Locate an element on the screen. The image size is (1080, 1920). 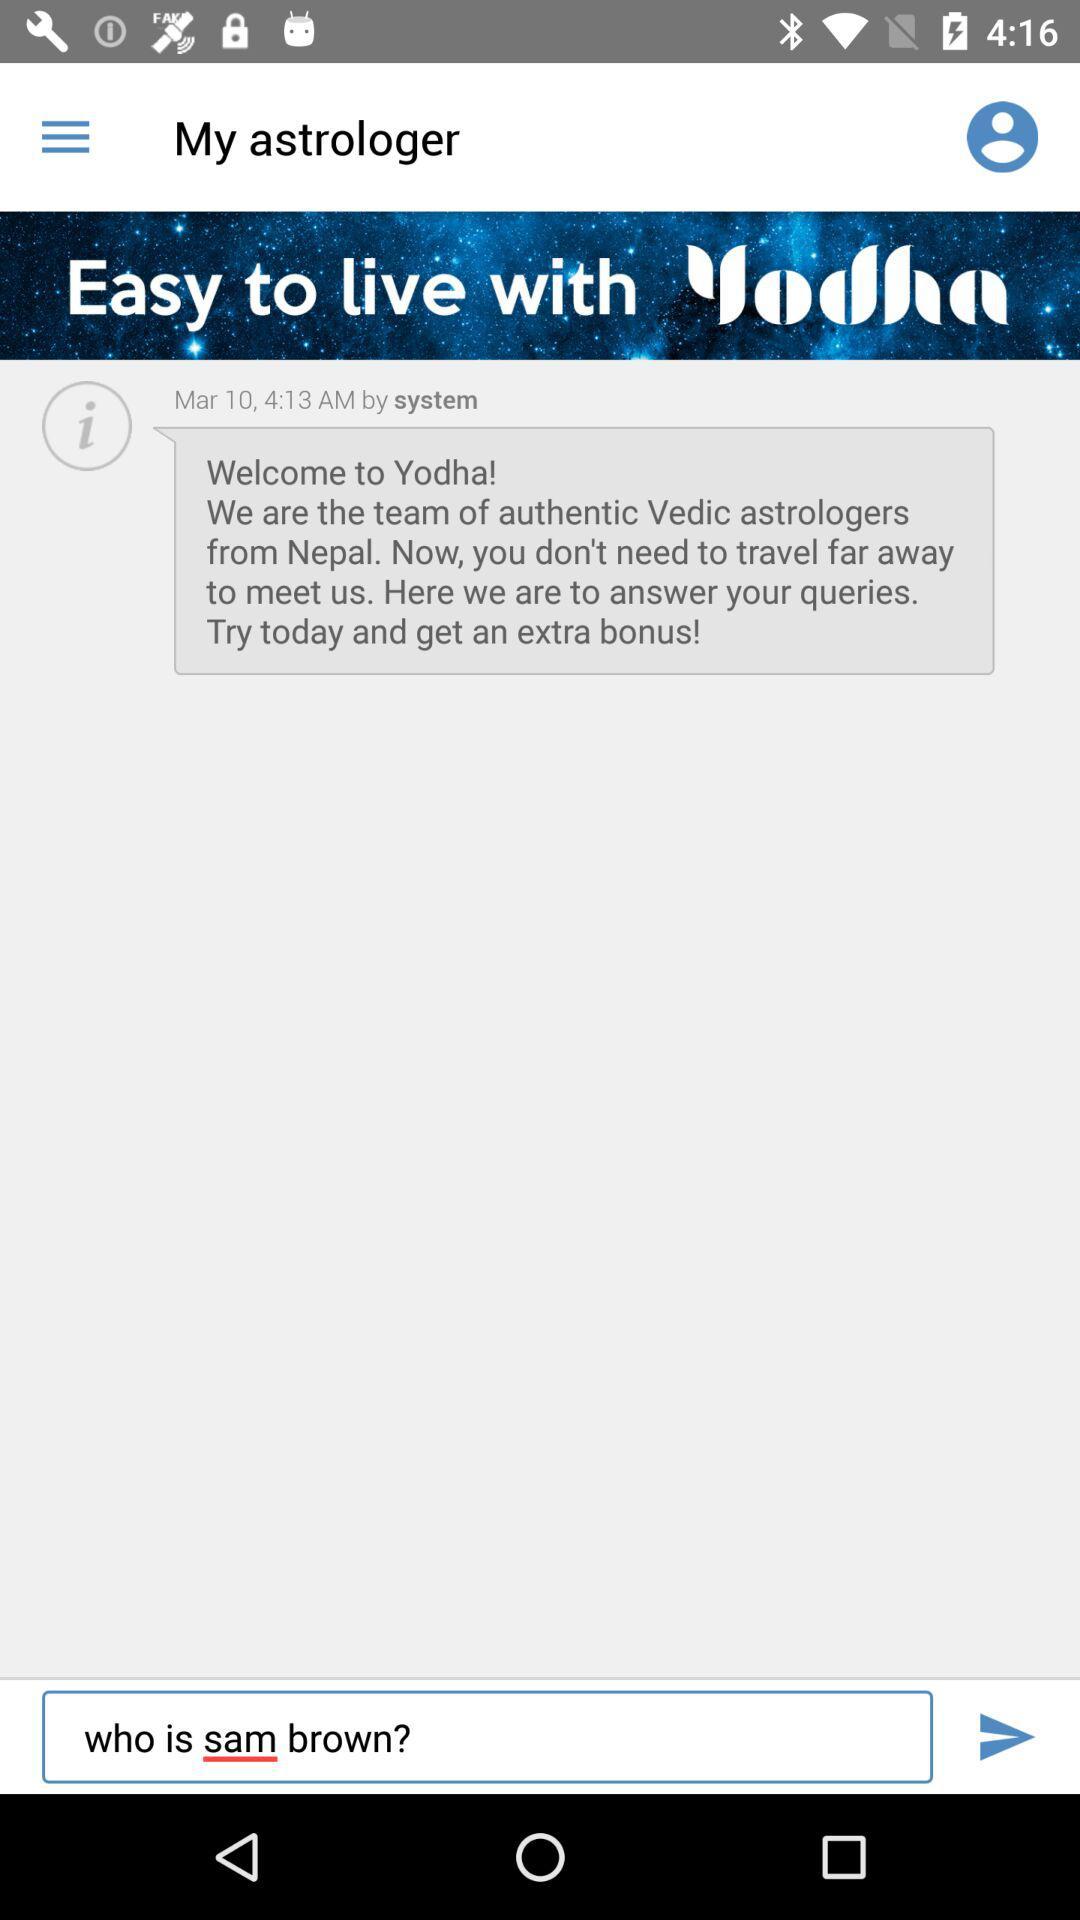
the icon above the welcome to yodha item is located at coordinates (281, 398).